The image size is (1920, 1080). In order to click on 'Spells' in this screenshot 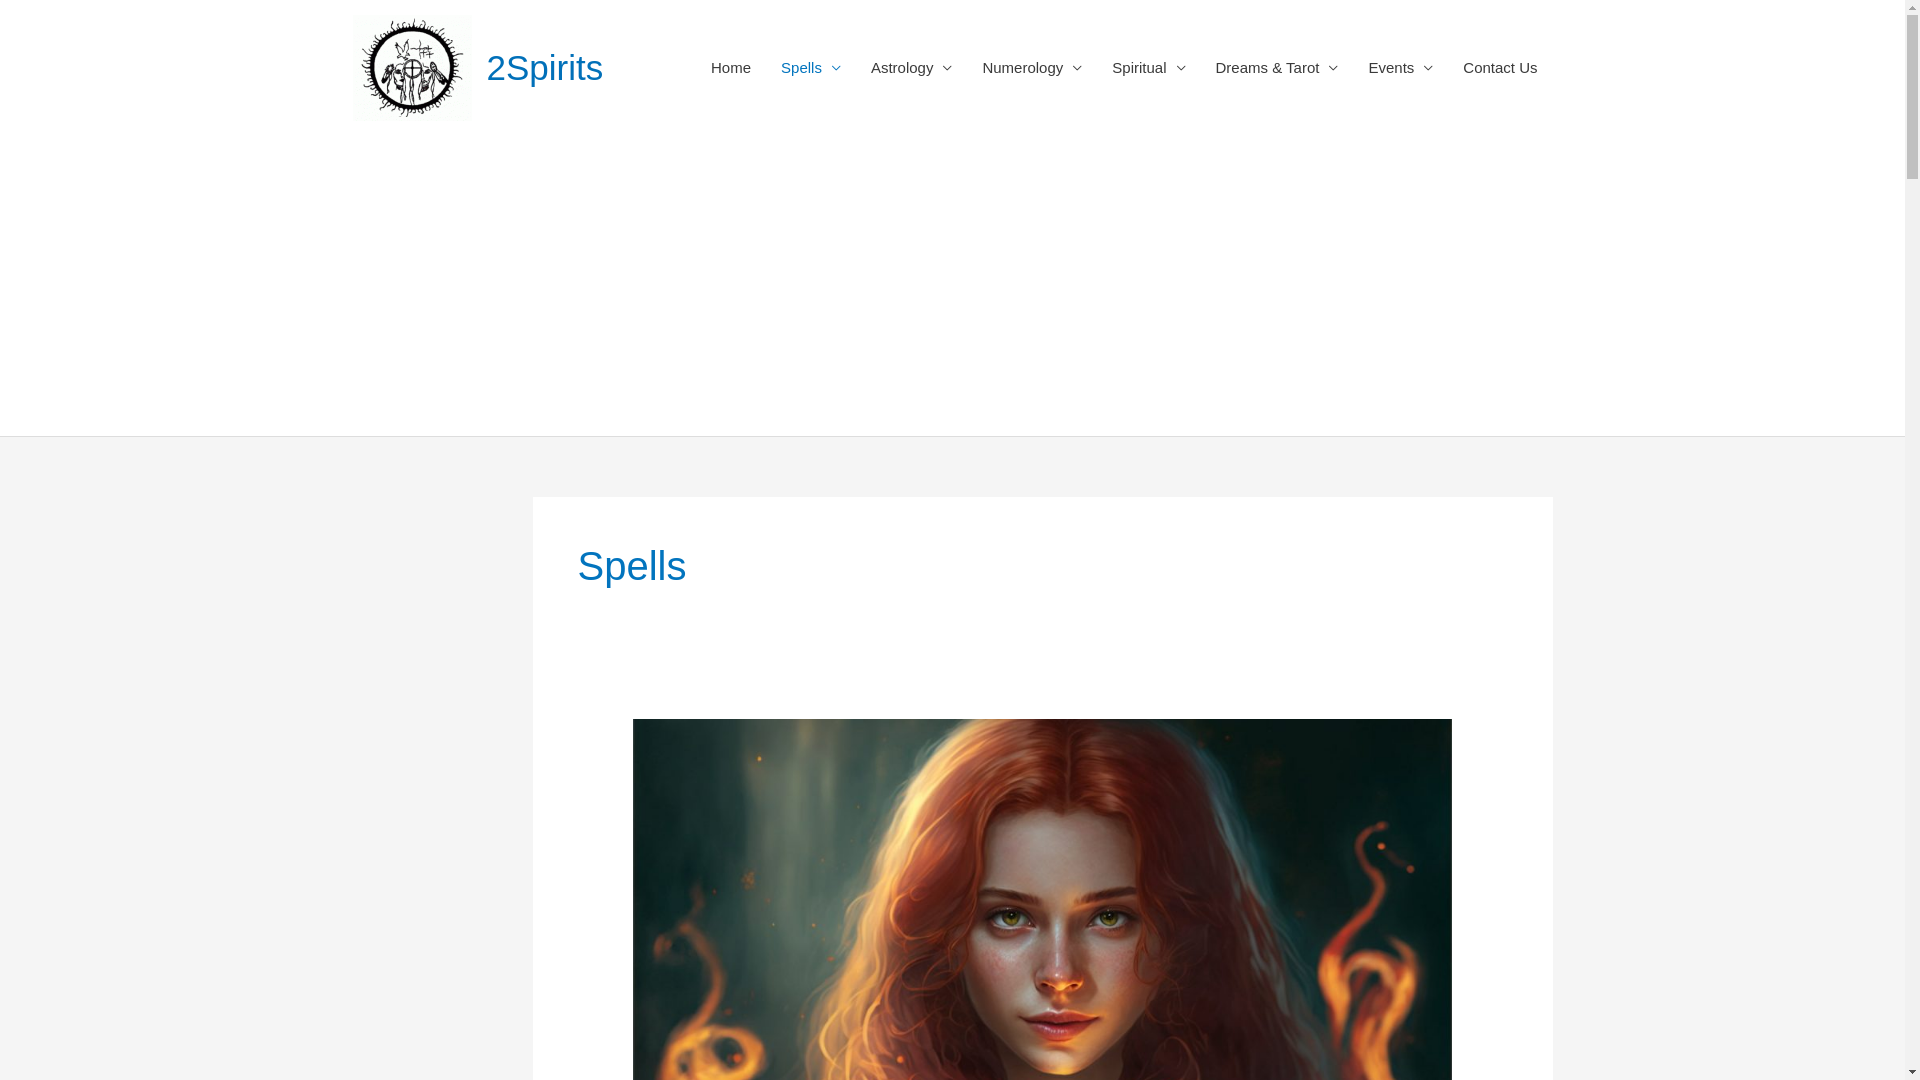, I will do `click(811, 67)`.